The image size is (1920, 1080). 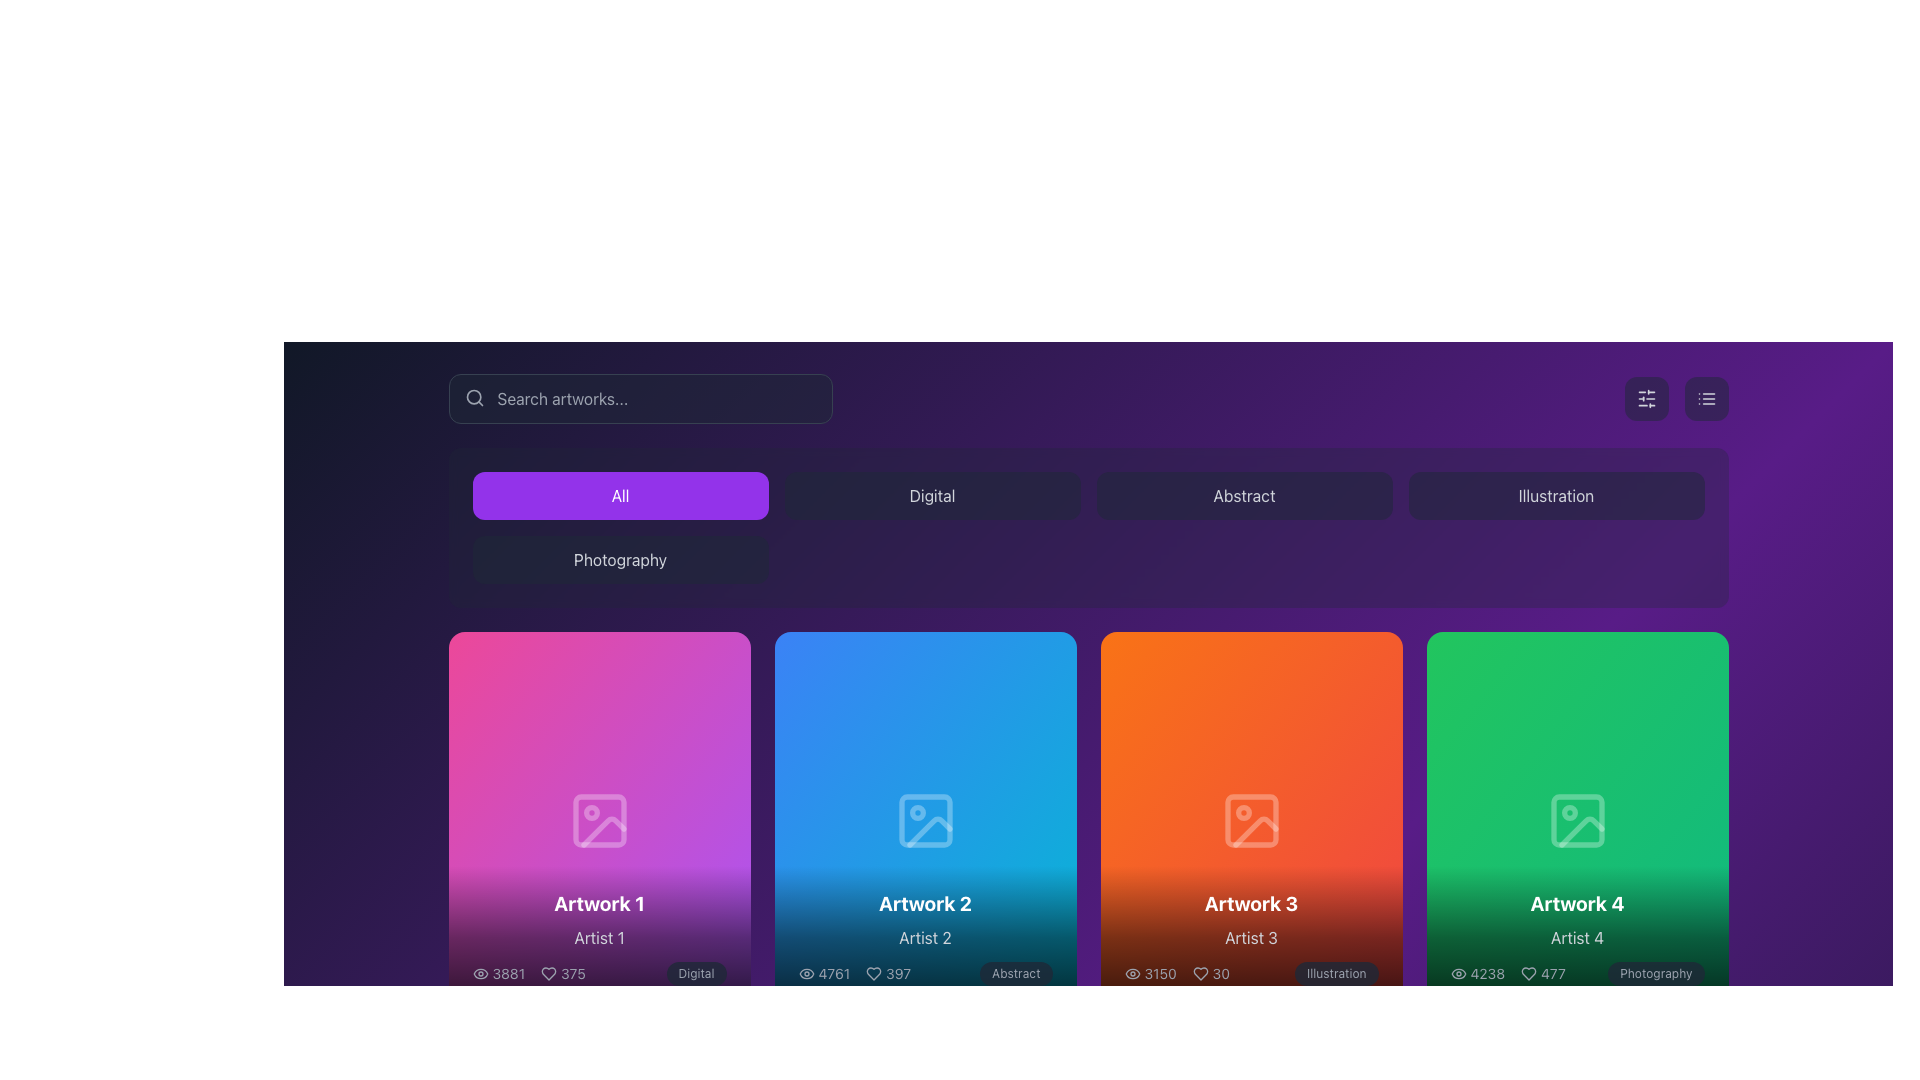 What do you see at coordinates (1576, 820) in the screenshot?
I see `the SVG-based icon representing an image within the green card titled 'Artwork 4', located at the bottom right of the row` at bounding box center [1576, 820].